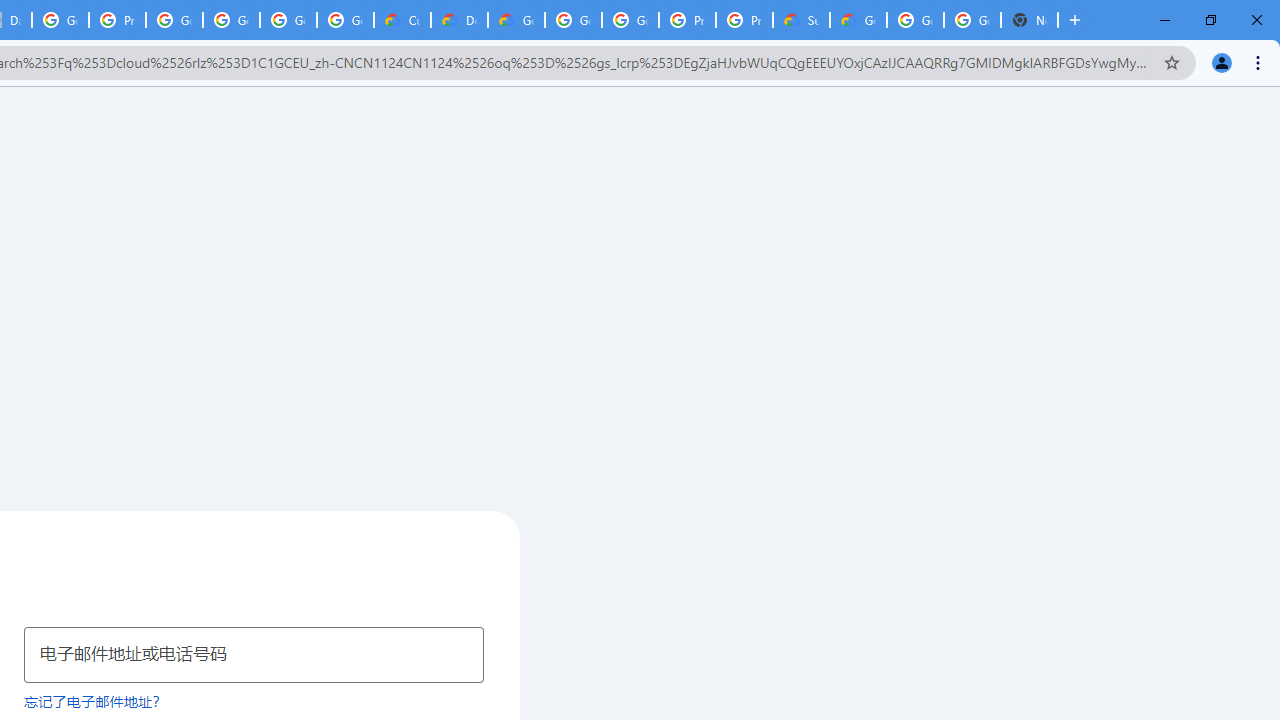  Describe the element at coordinates (858, 20) in the screenshot. I see `'Google Cloud Service Health'` at that location.